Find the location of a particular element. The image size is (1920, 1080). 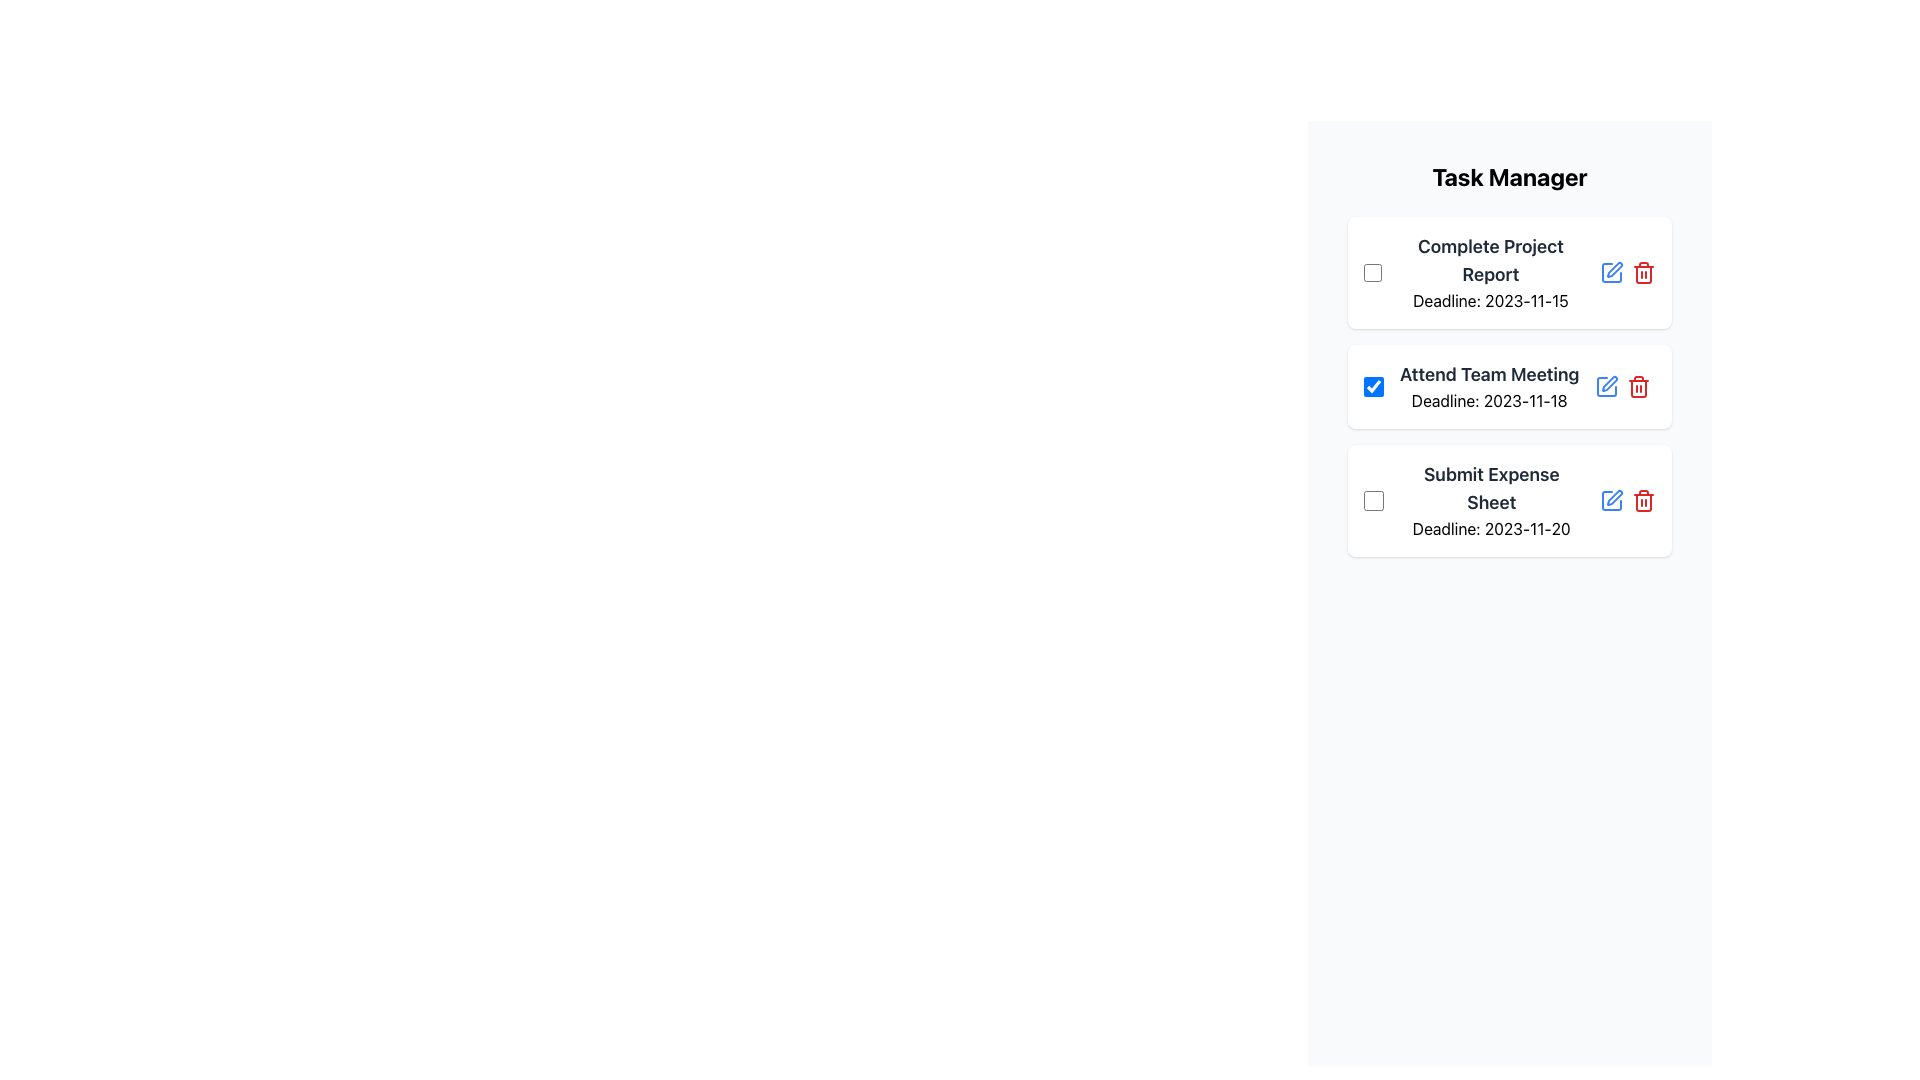

the edit icon for the task labeled 'Attend Team Meeting' is located at coordinates (1612, 273).